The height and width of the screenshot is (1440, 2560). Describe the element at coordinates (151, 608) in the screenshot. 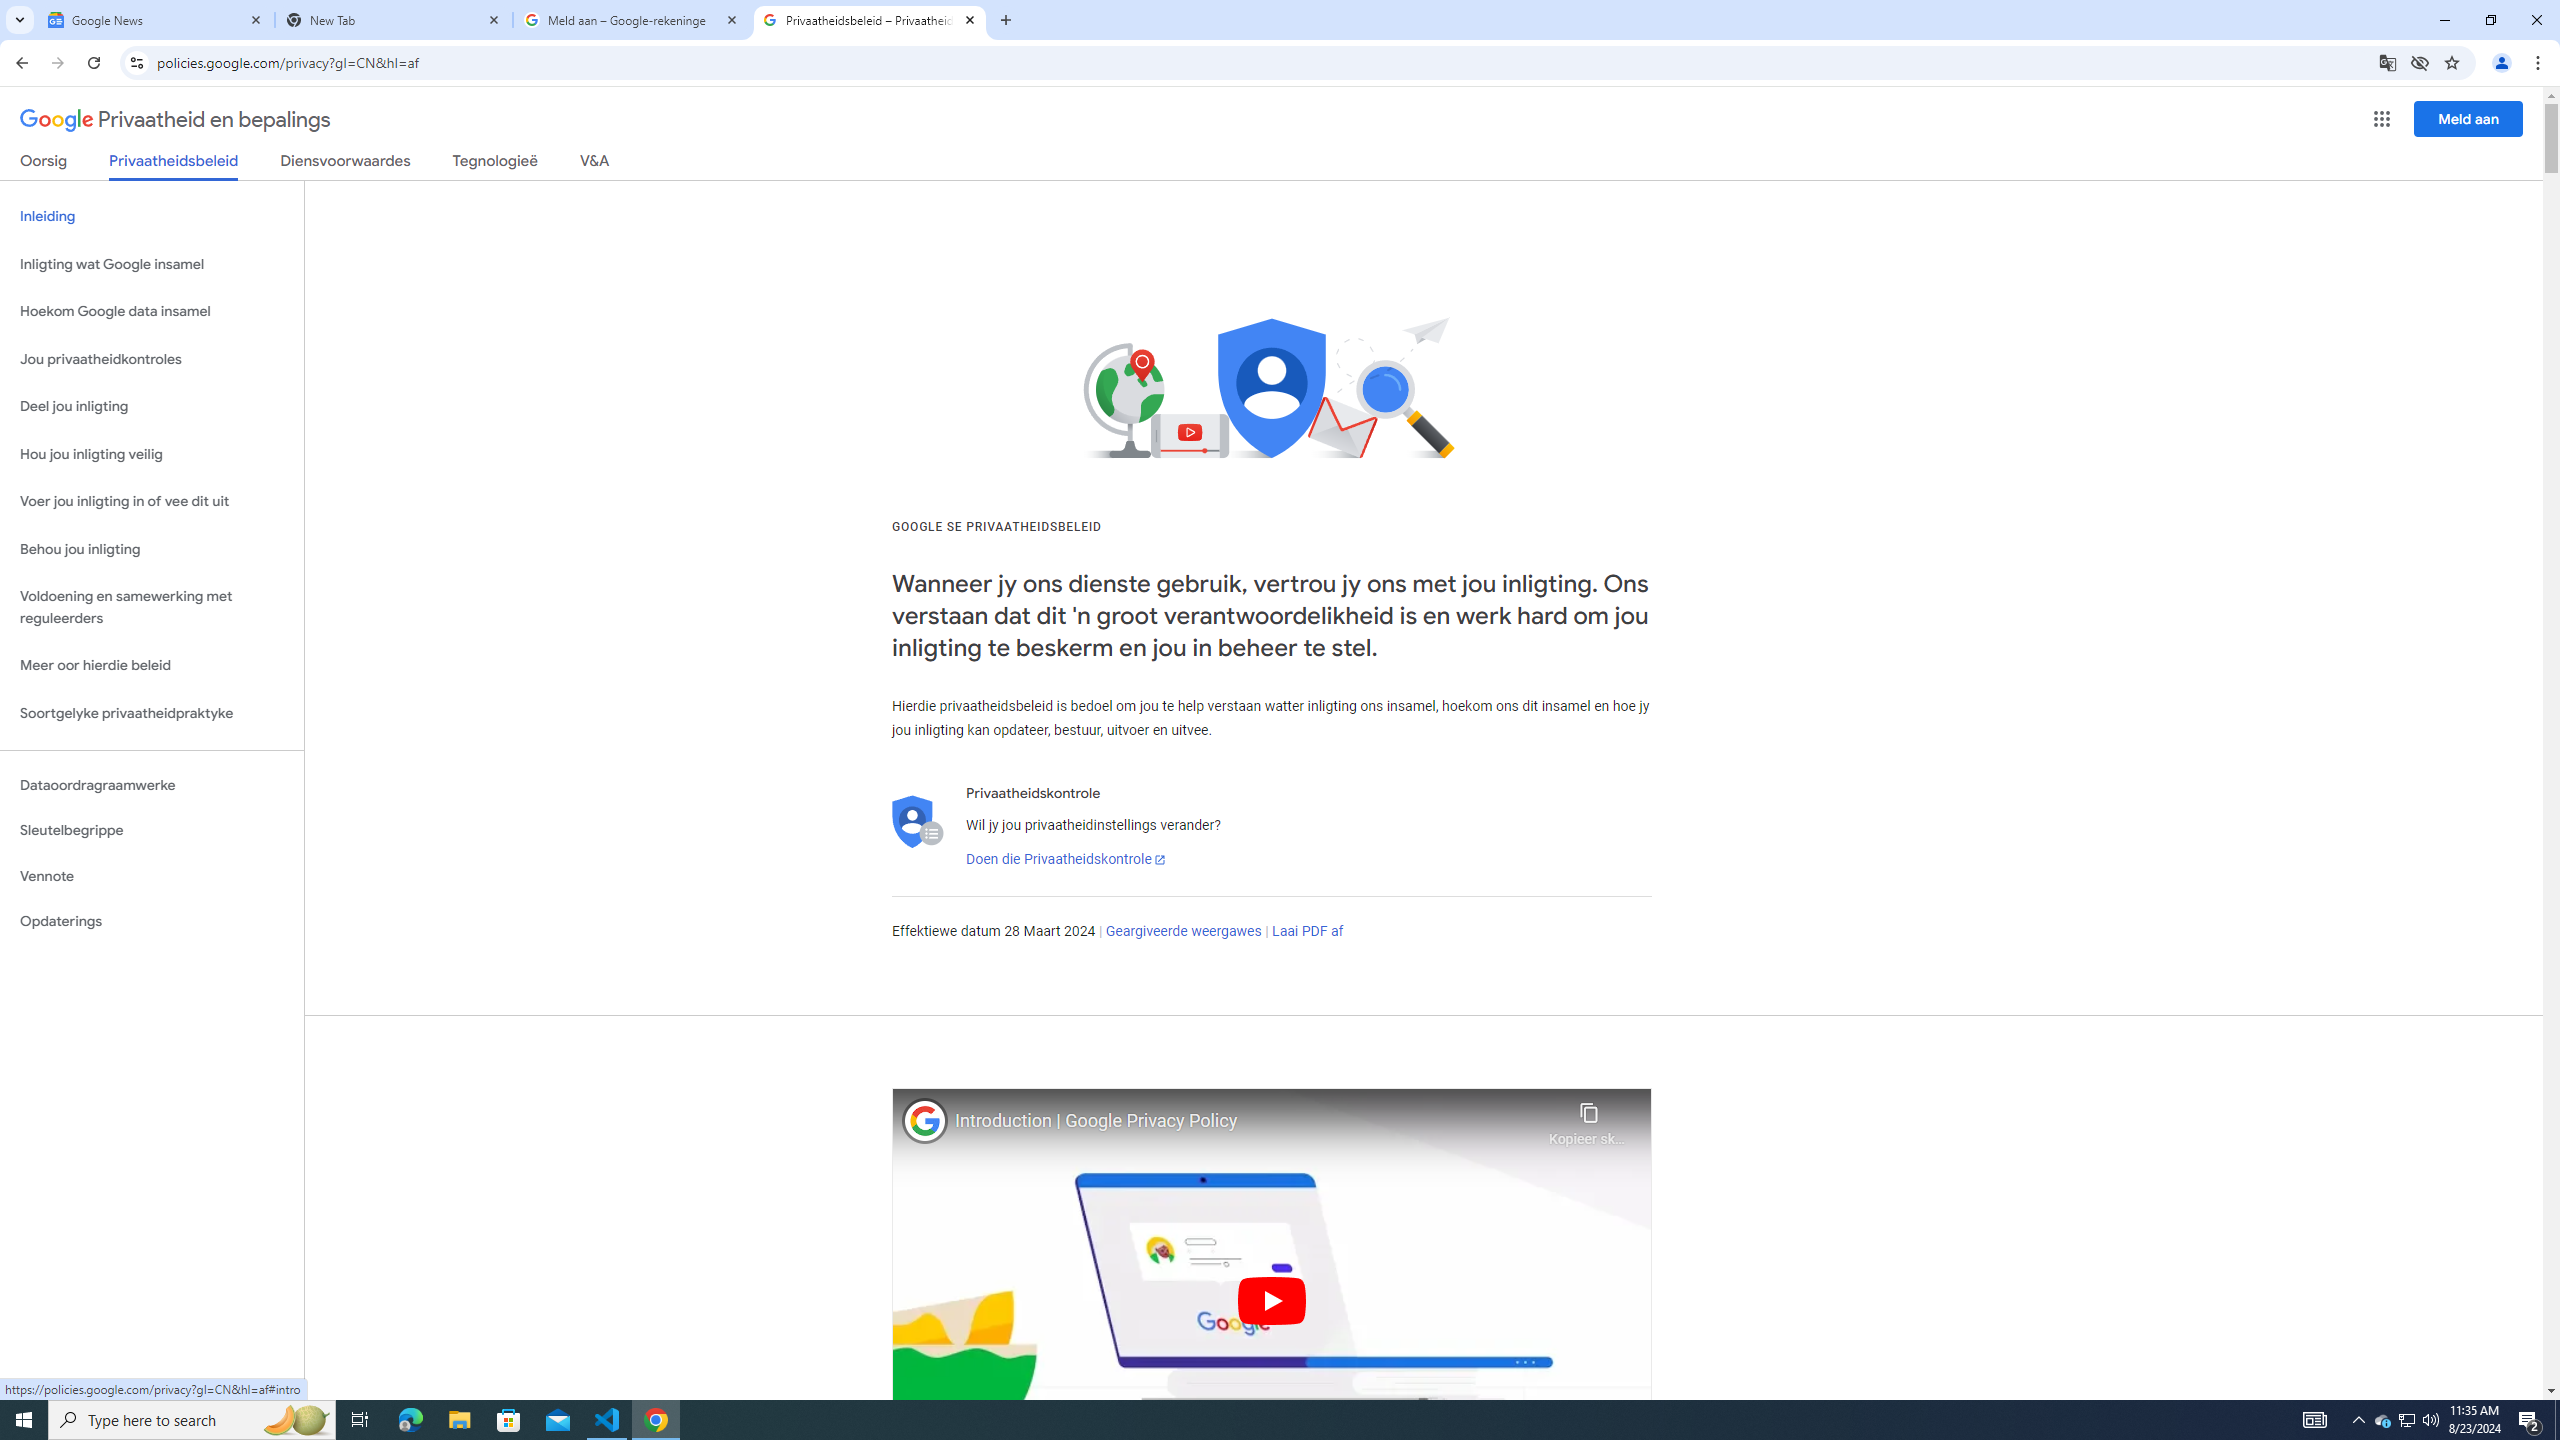

I see `'Voldoening en samewerking met reguleerders'` at that location.